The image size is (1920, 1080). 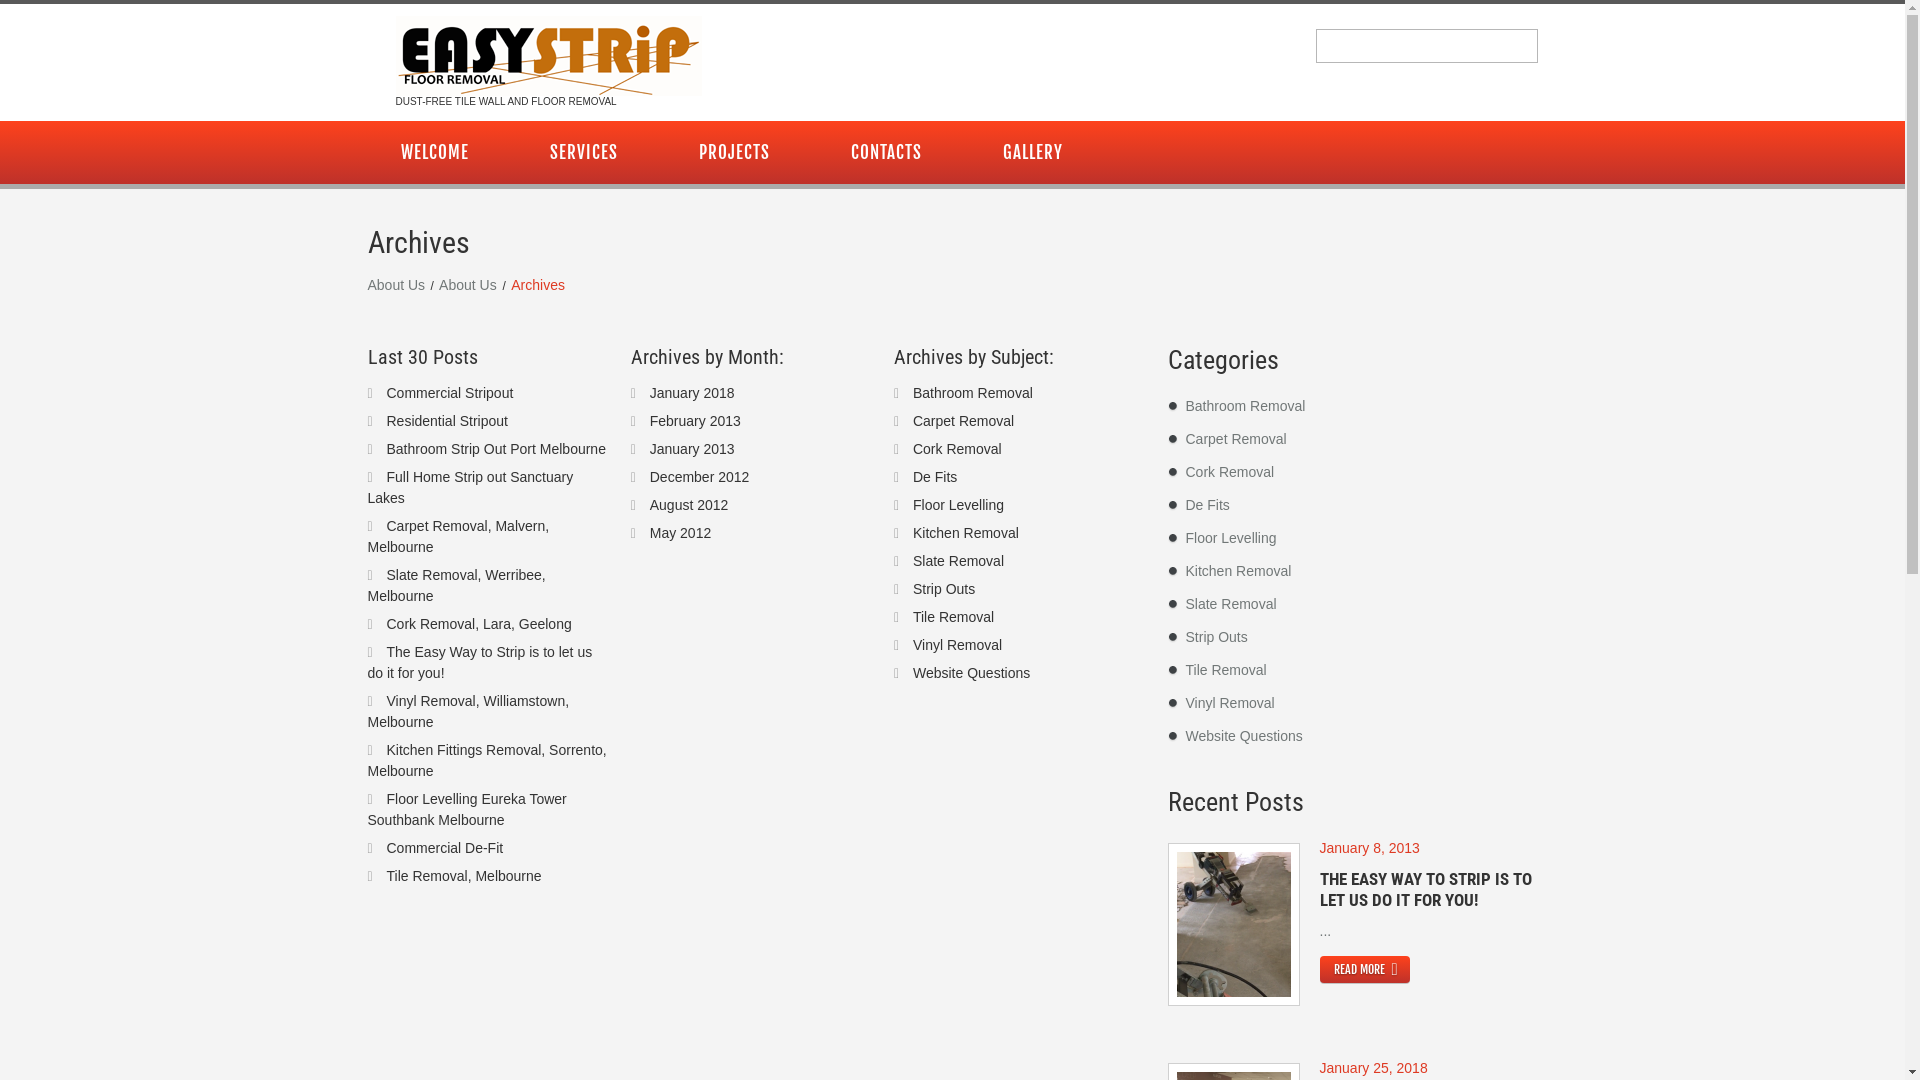 I want to click on 'Website Questions', so click(x=971, y=671).